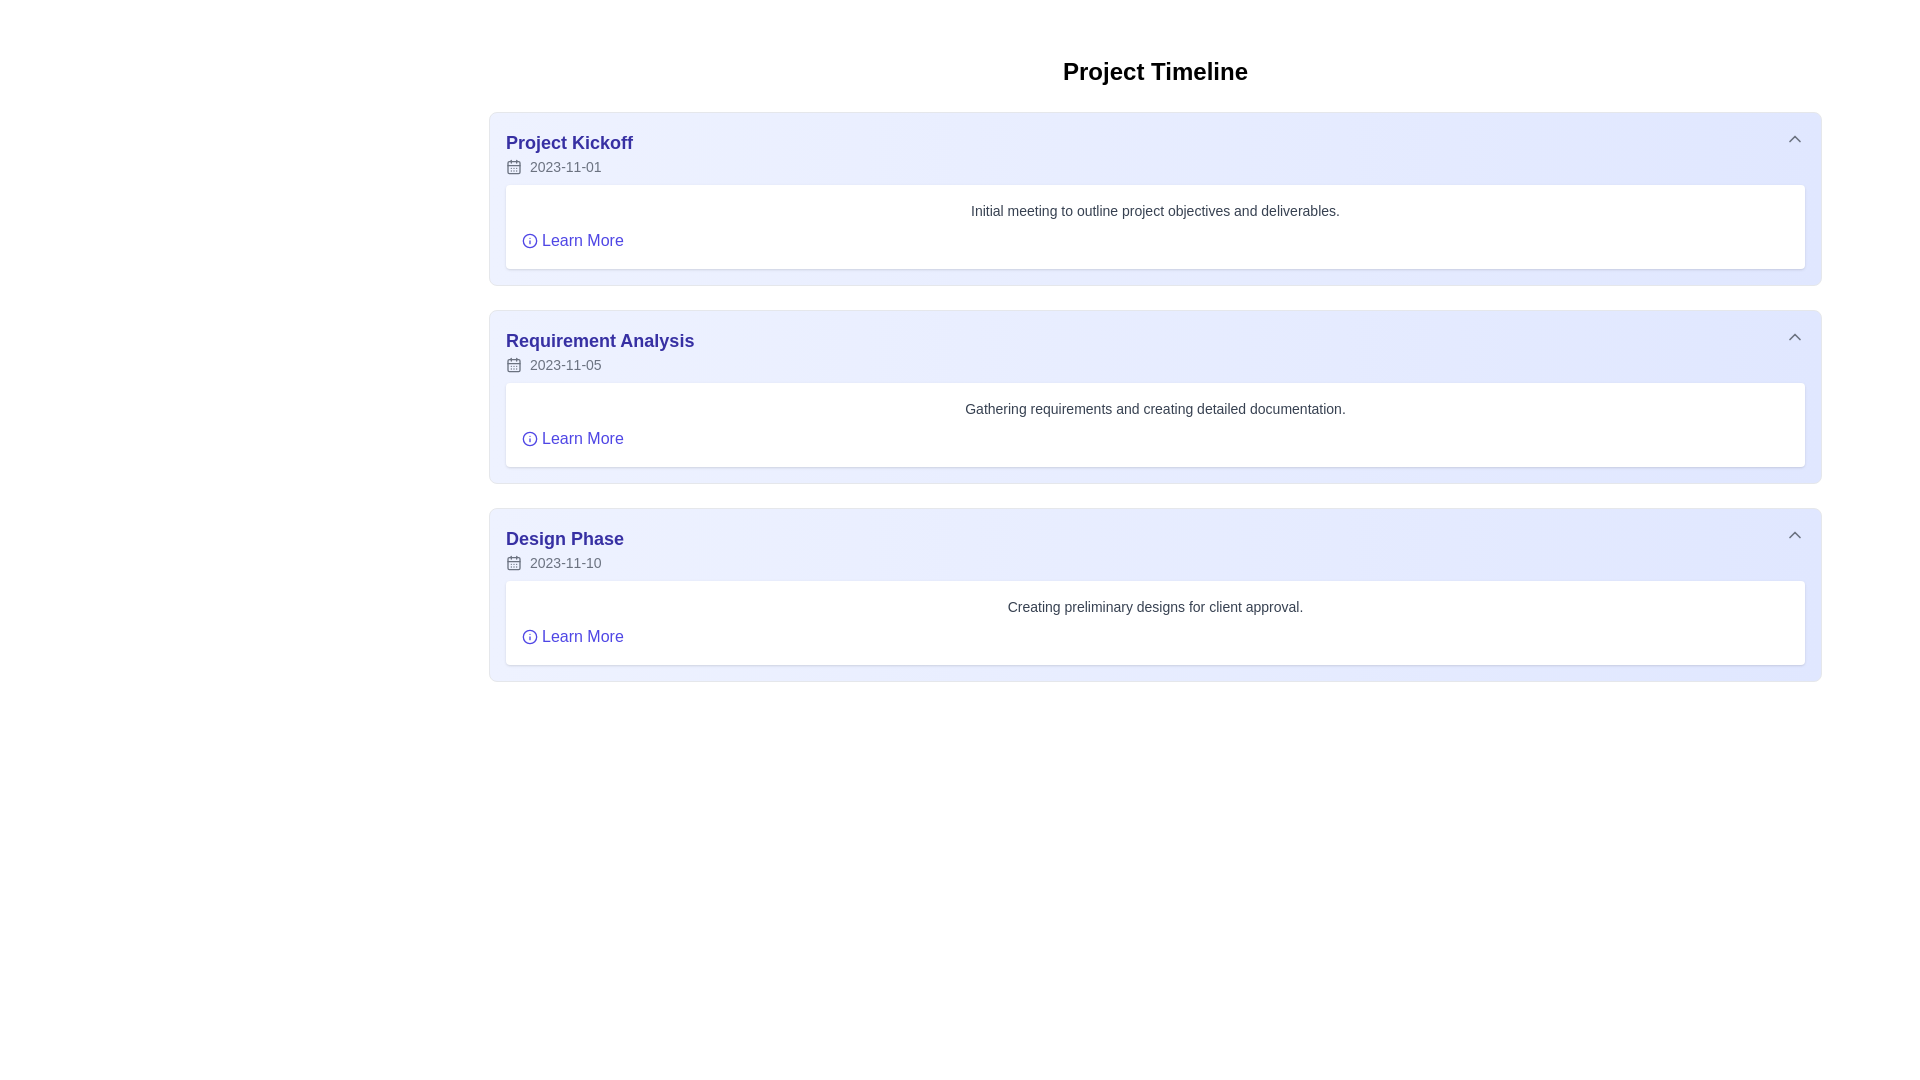 Image resolution: width=1920 pixels, height=1080 pixels. What do you see at coordinates (529, 239) in the screenshot?
I see `the circular information icon within the 'Project Kickoff' row, adjacent to the 'Learn More' text label` at bounding box center [529, 239].